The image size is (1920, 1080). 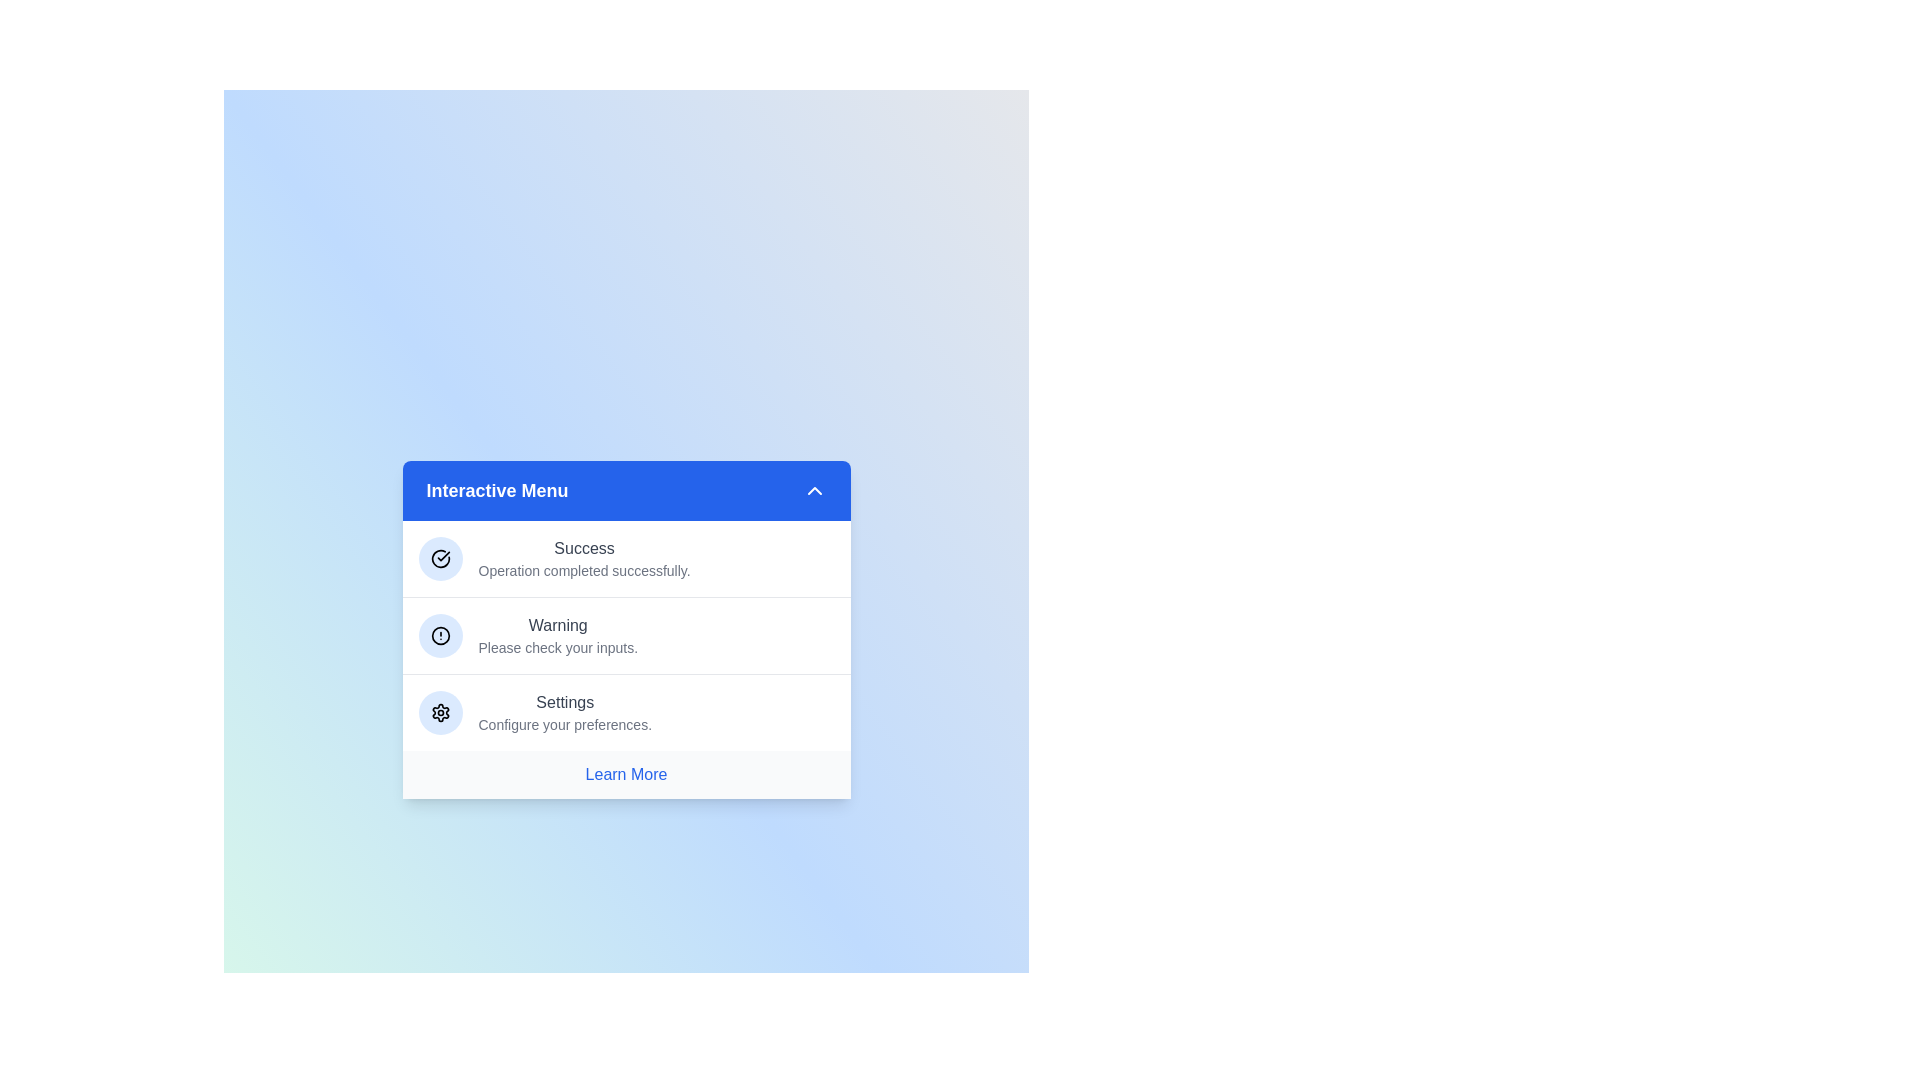 I want to click on the arrow button to toggle the menu visibility, so click(x=814, y=490).